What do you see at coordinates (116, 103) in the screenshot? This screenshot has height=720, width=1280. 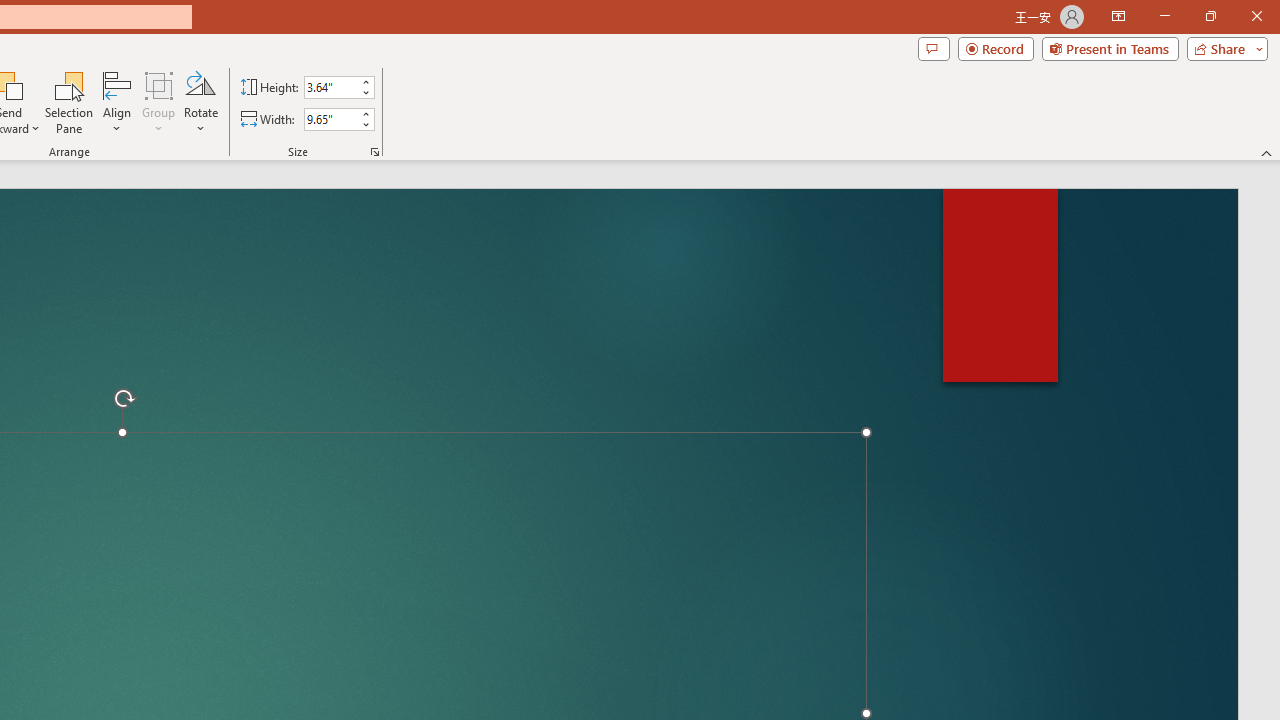 I see `'Align'` at bounding box center [116, 103].